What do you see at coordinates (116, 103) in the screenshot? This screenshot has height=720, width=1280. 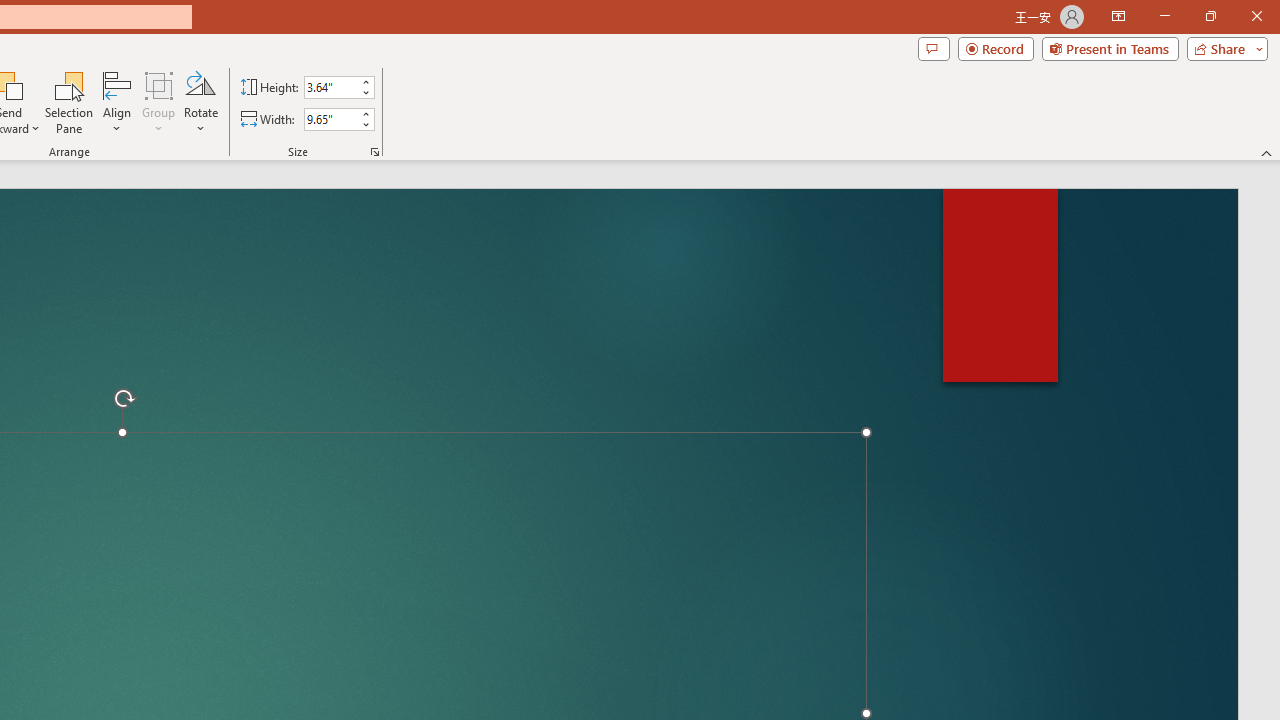 I see `'Align'` at bounding box center [116, 103].